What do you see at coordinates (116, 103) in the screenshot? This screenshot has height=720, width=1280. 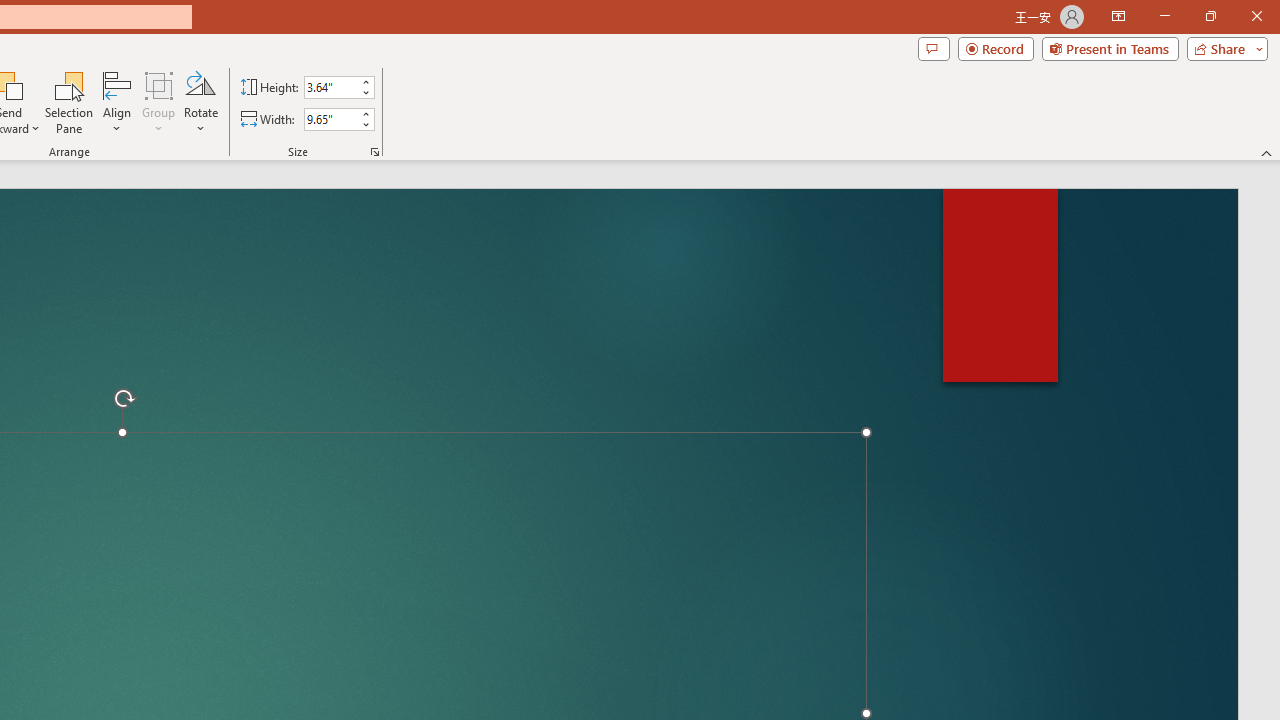 I see `'Align'` at bounding box center [116, 103].